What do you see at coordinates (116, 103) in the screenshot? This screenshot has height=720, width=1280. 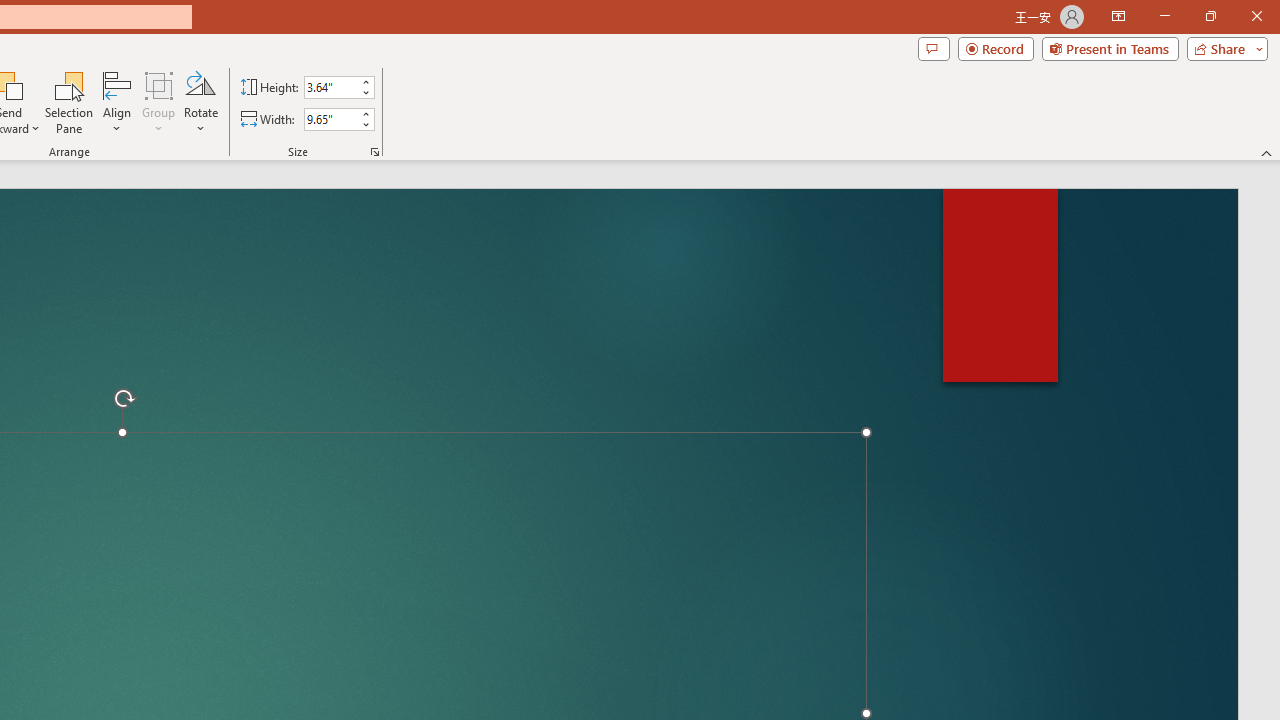 I see `'Align'` at bounding box center [116, 103].